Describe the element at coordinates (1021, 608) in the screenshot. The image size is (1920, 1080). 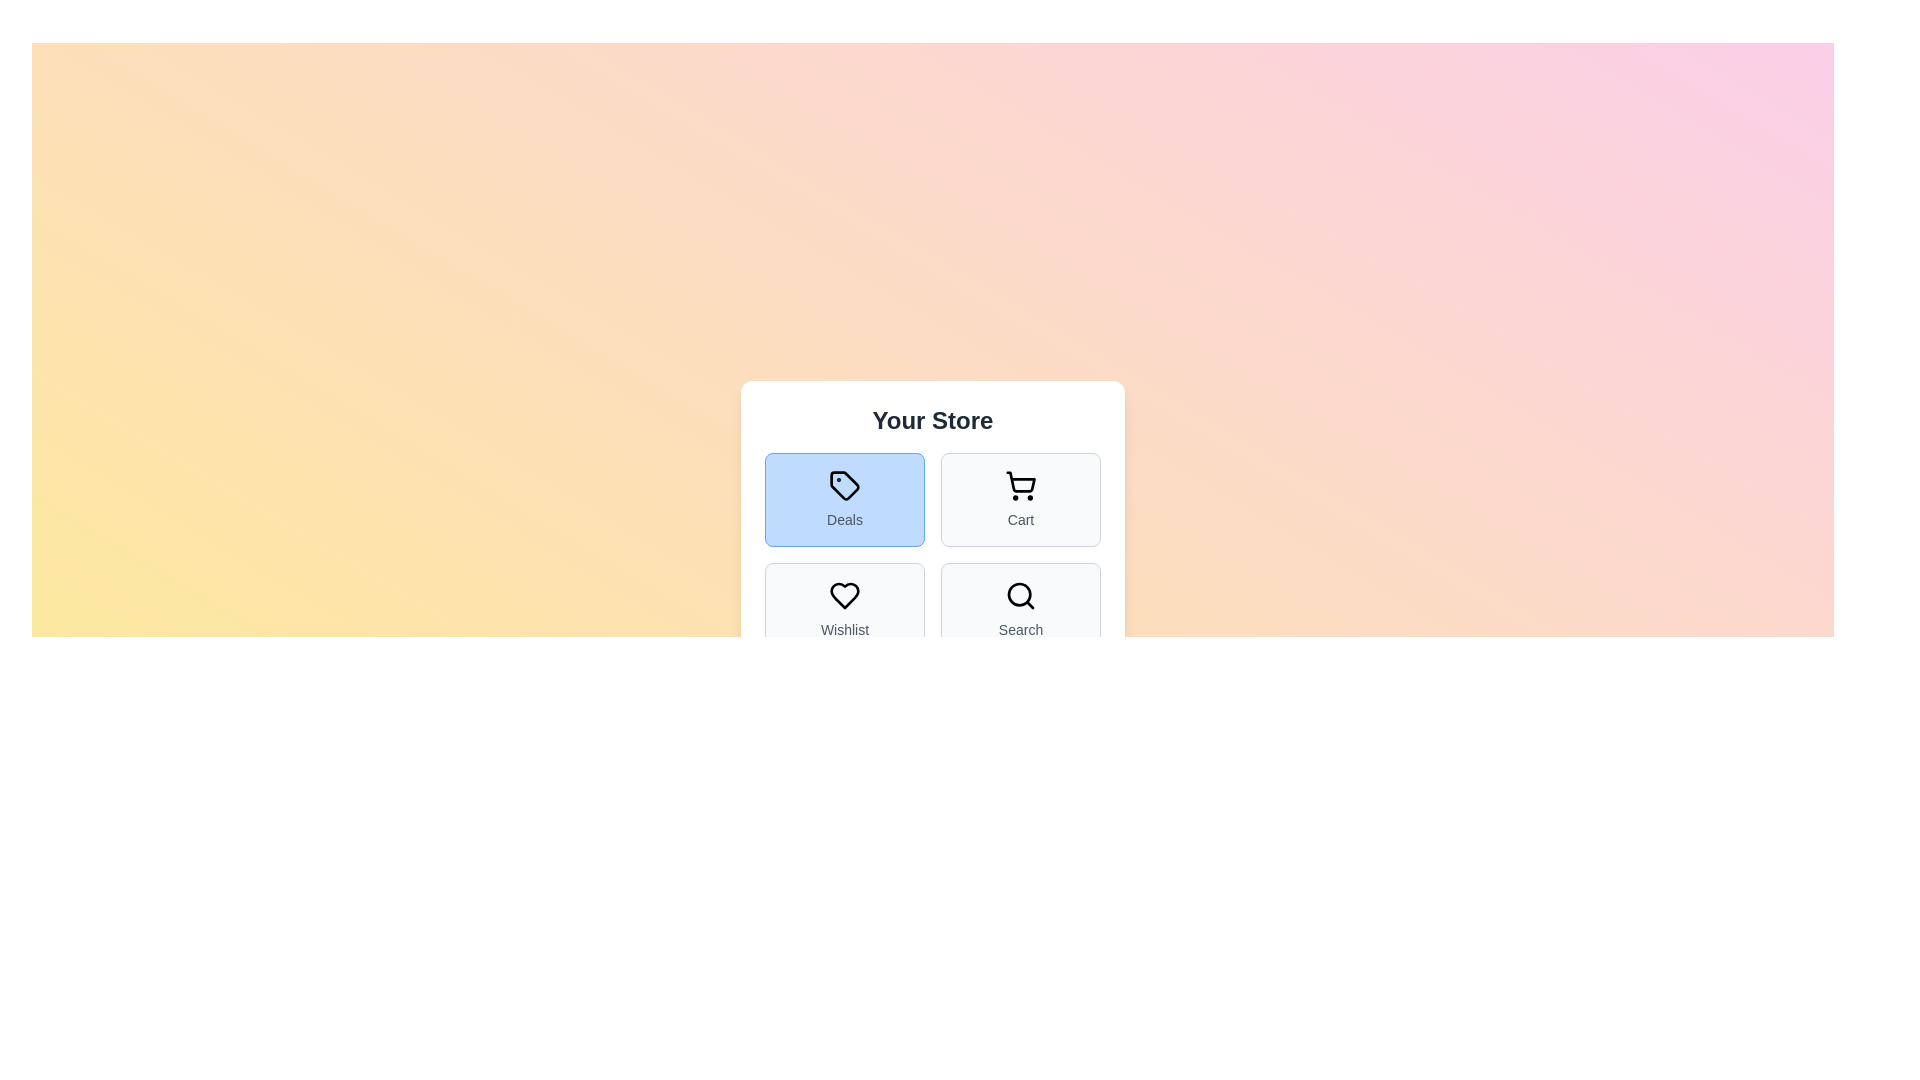
I see `the Search tab button to observe its hover effect` at that location.